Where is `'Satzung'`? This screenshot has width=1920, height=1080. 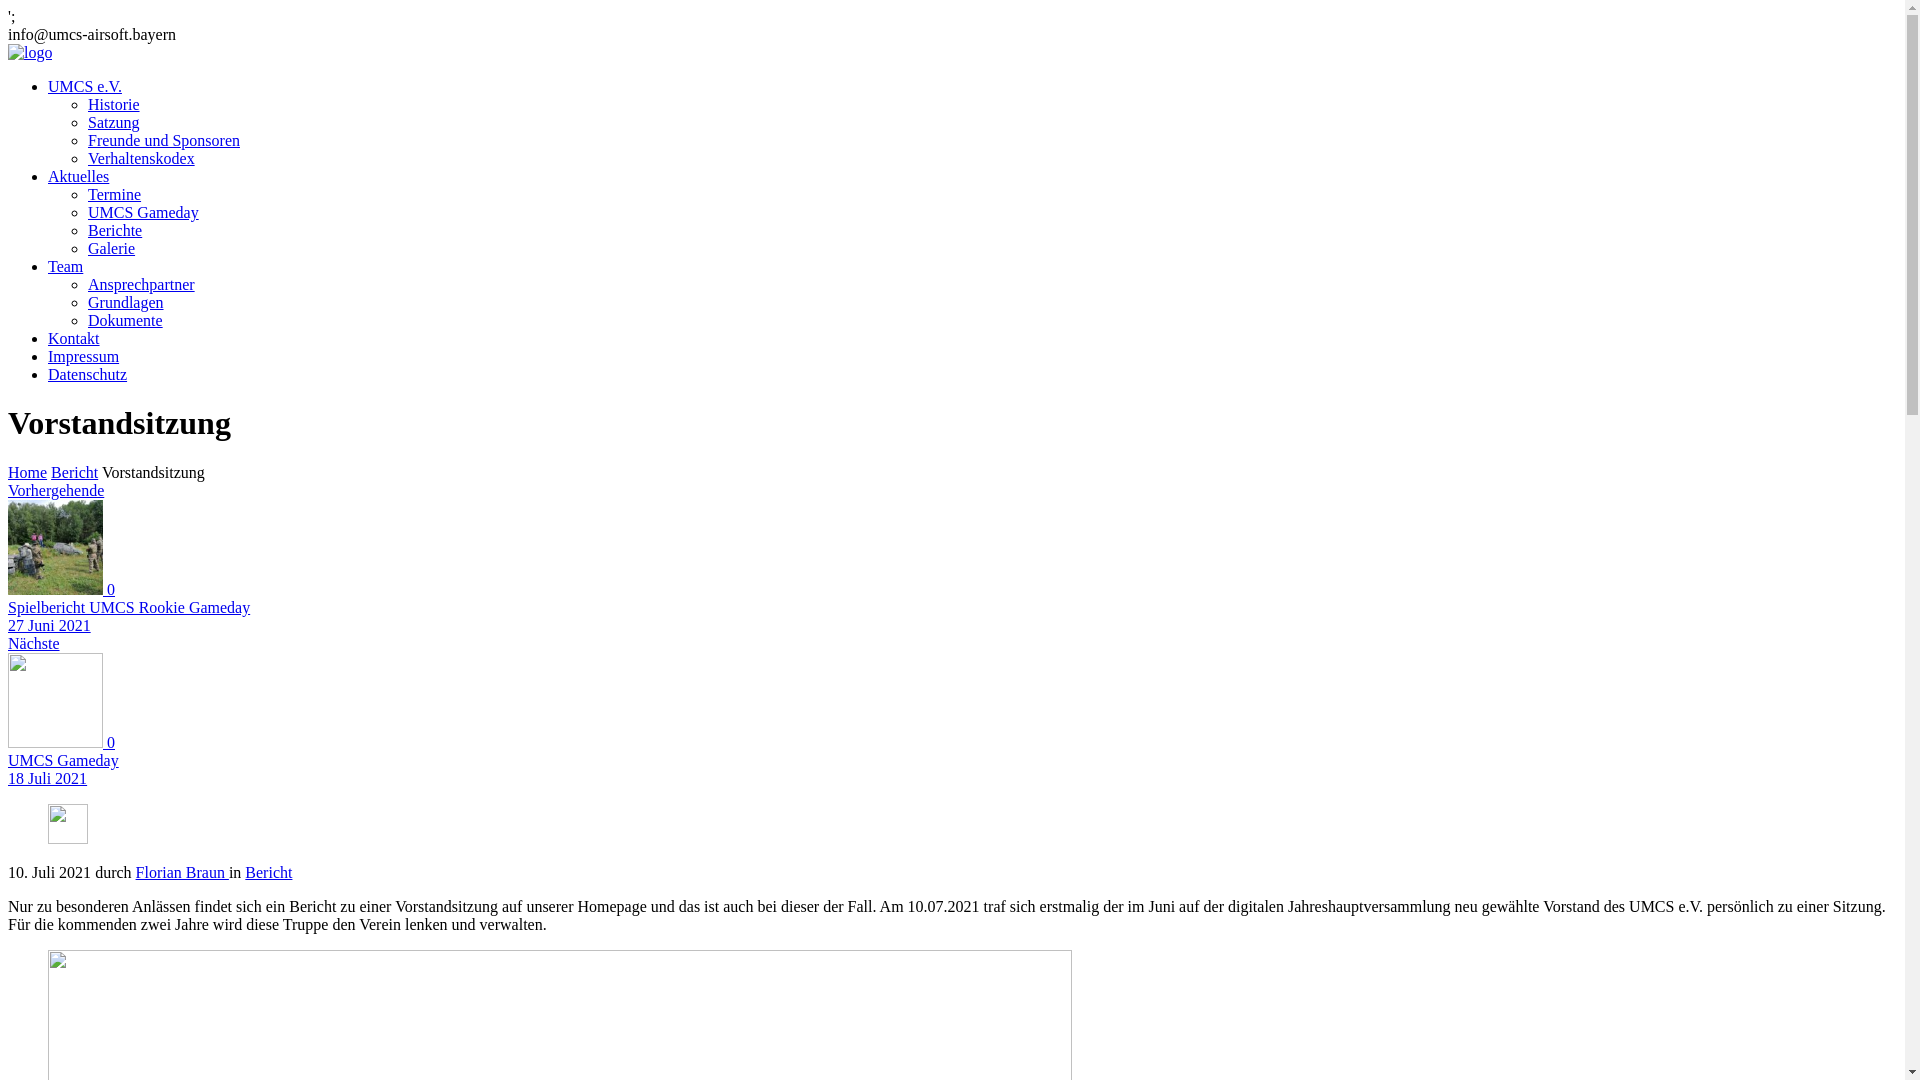
'Satzung' is located at coordinates (113, 122).